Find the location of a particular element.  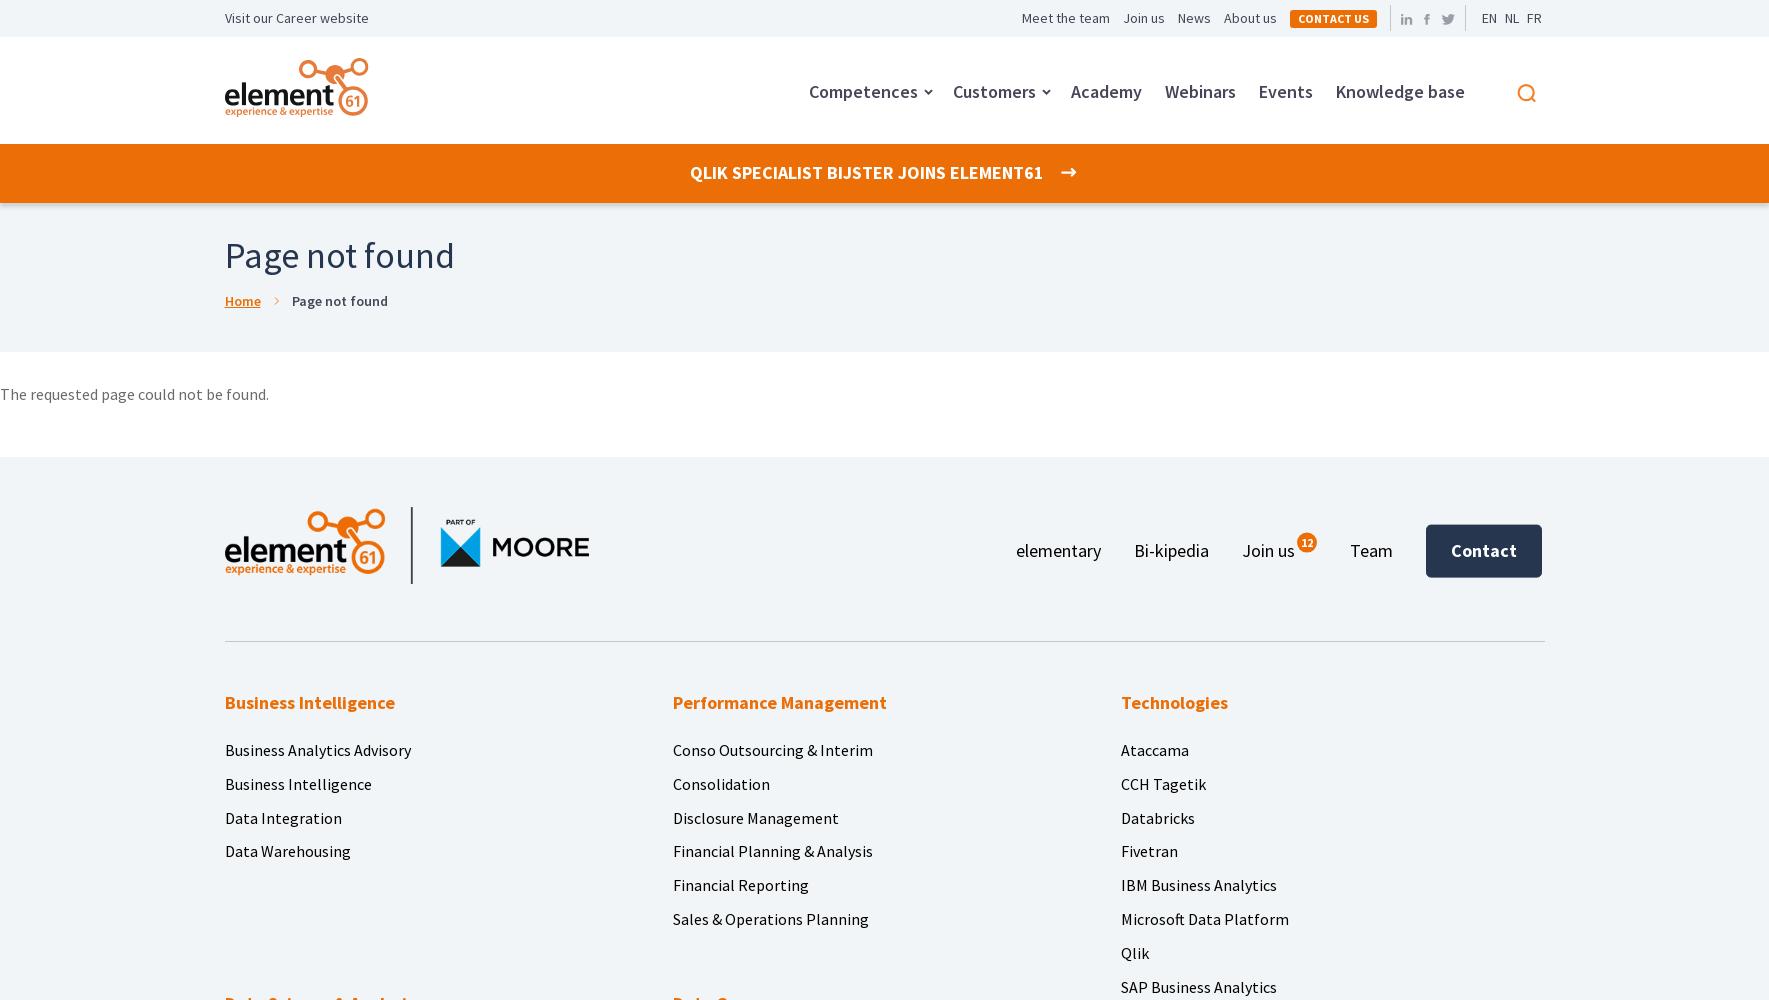

'Home' is located at coordinates (241, 301).